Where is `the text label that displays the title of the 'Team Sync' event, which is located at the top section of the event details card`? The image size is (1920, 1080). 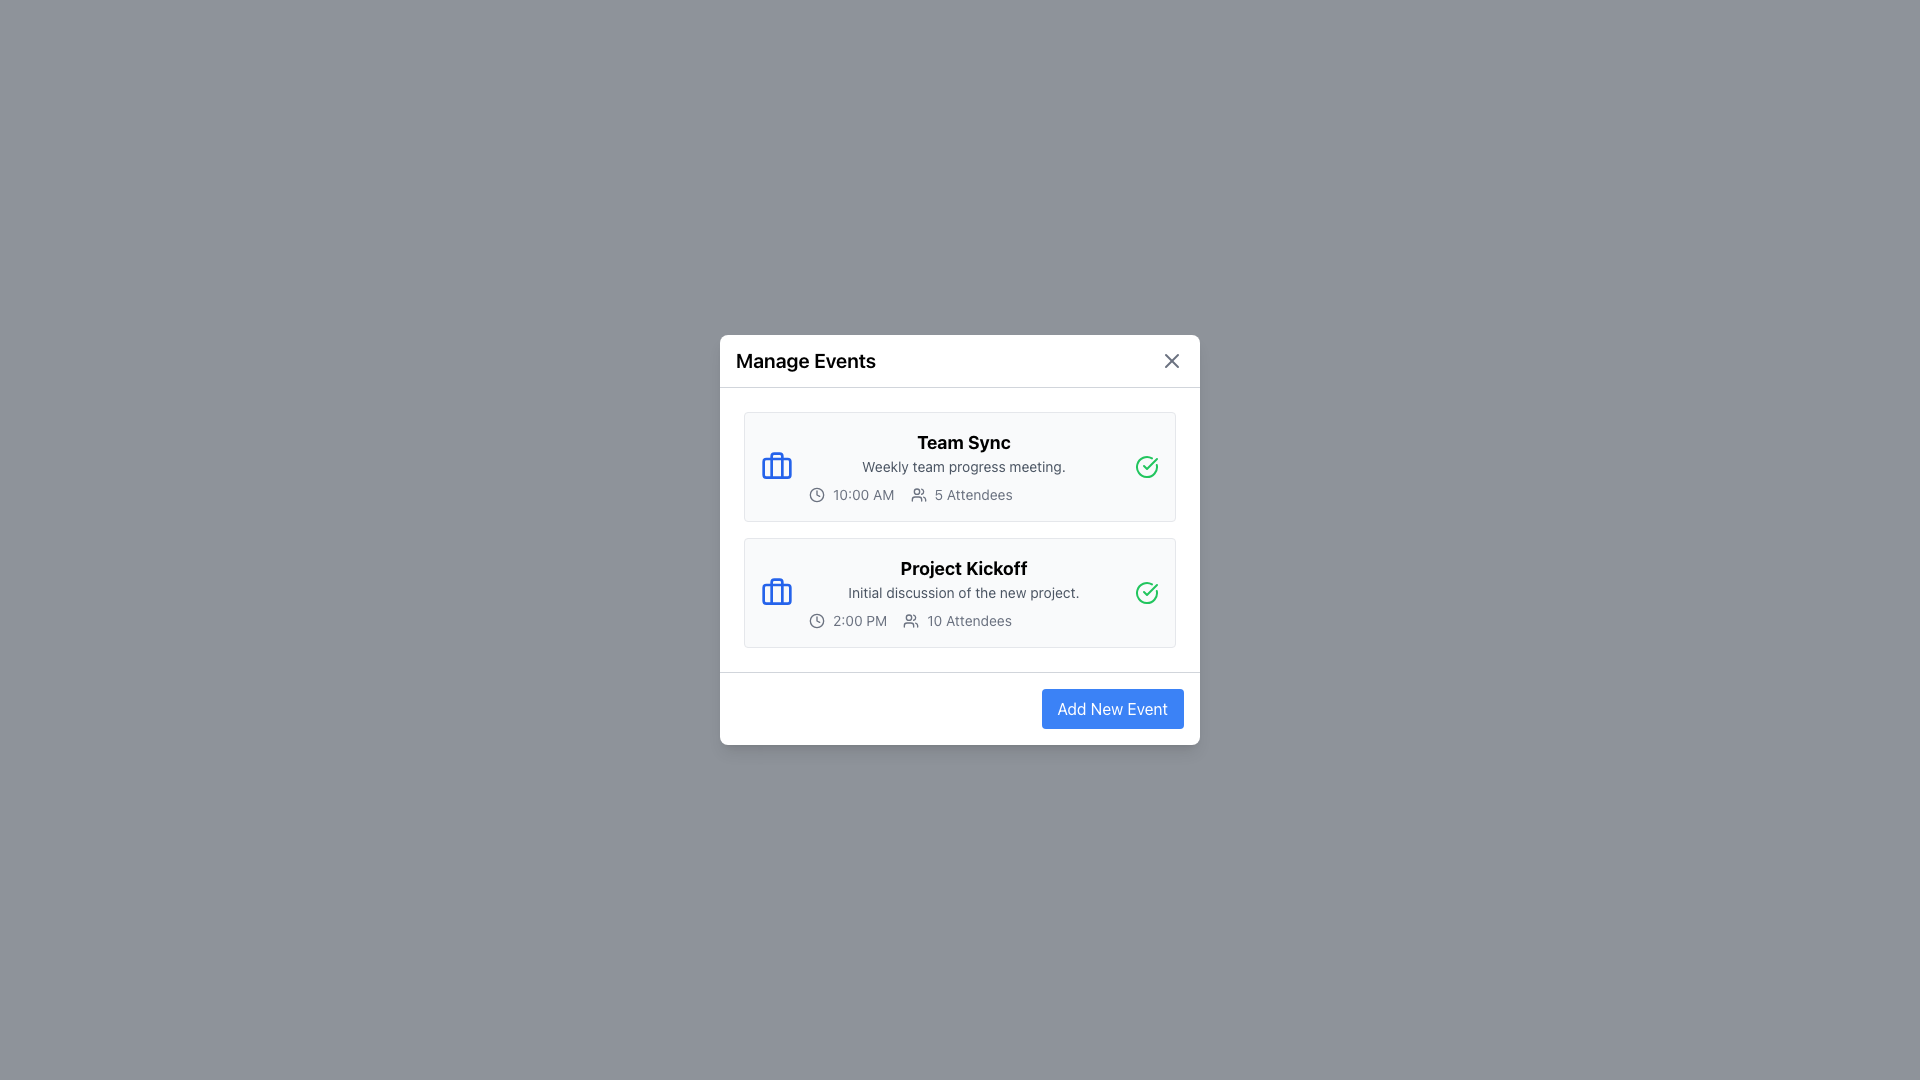
the text label that displays the title of the 'Team Sync' event, which is located at the top section of the event details card is located at coordinates (964, 442).